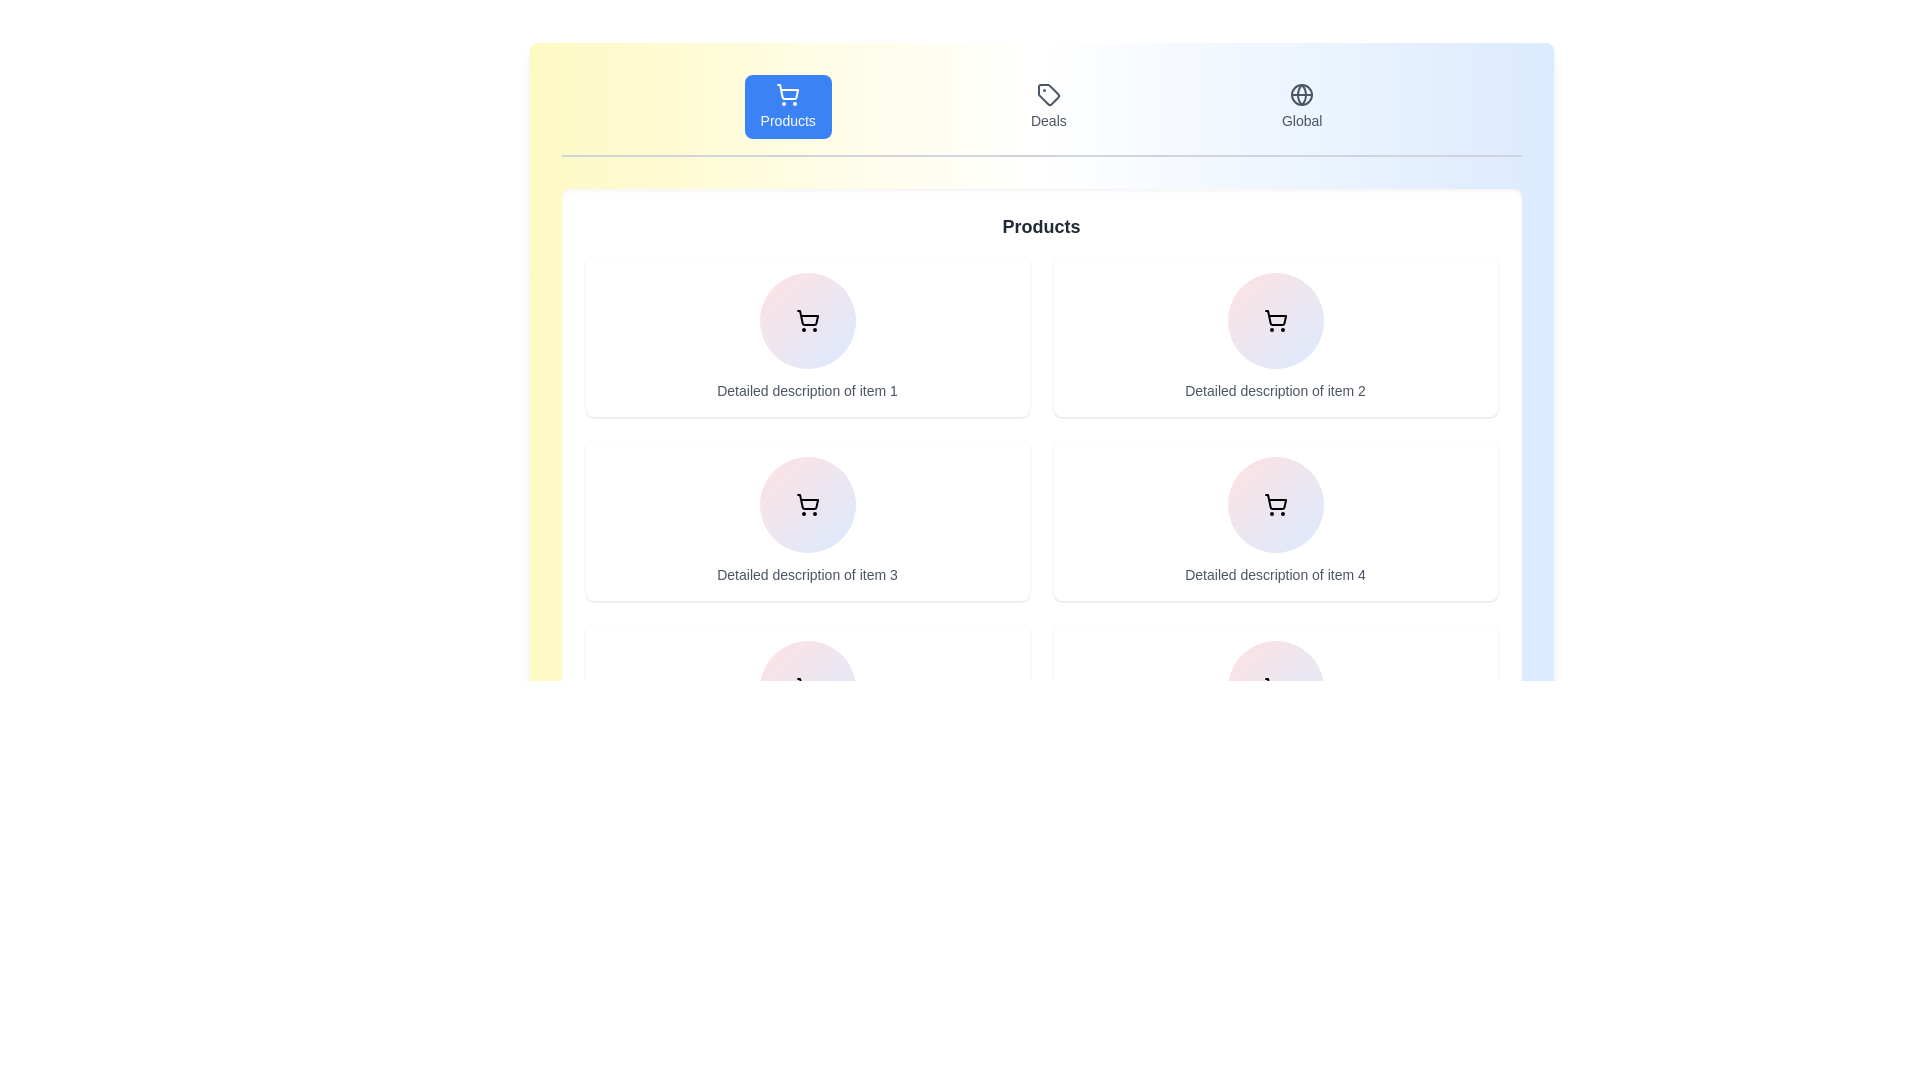 The width and height of the screenshot is (1920, 1080). What do you see at coordinates (807, 335) in the screenshot?
I see `the item with the description 'Detailed description of item 1' to view its details` at bounding box center [807, 335].